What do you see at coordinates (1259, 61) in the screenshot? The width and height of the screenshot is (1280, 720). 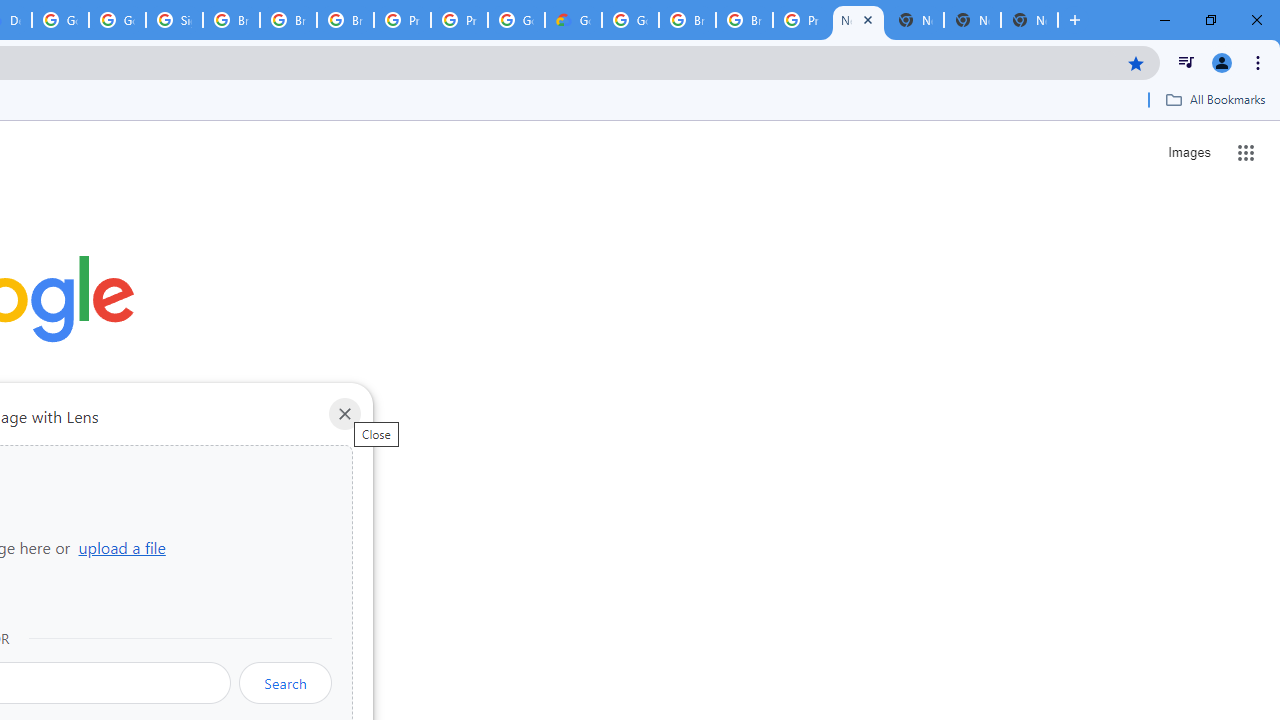 I see `'Chrome'` at bounding box center [1259, 61].